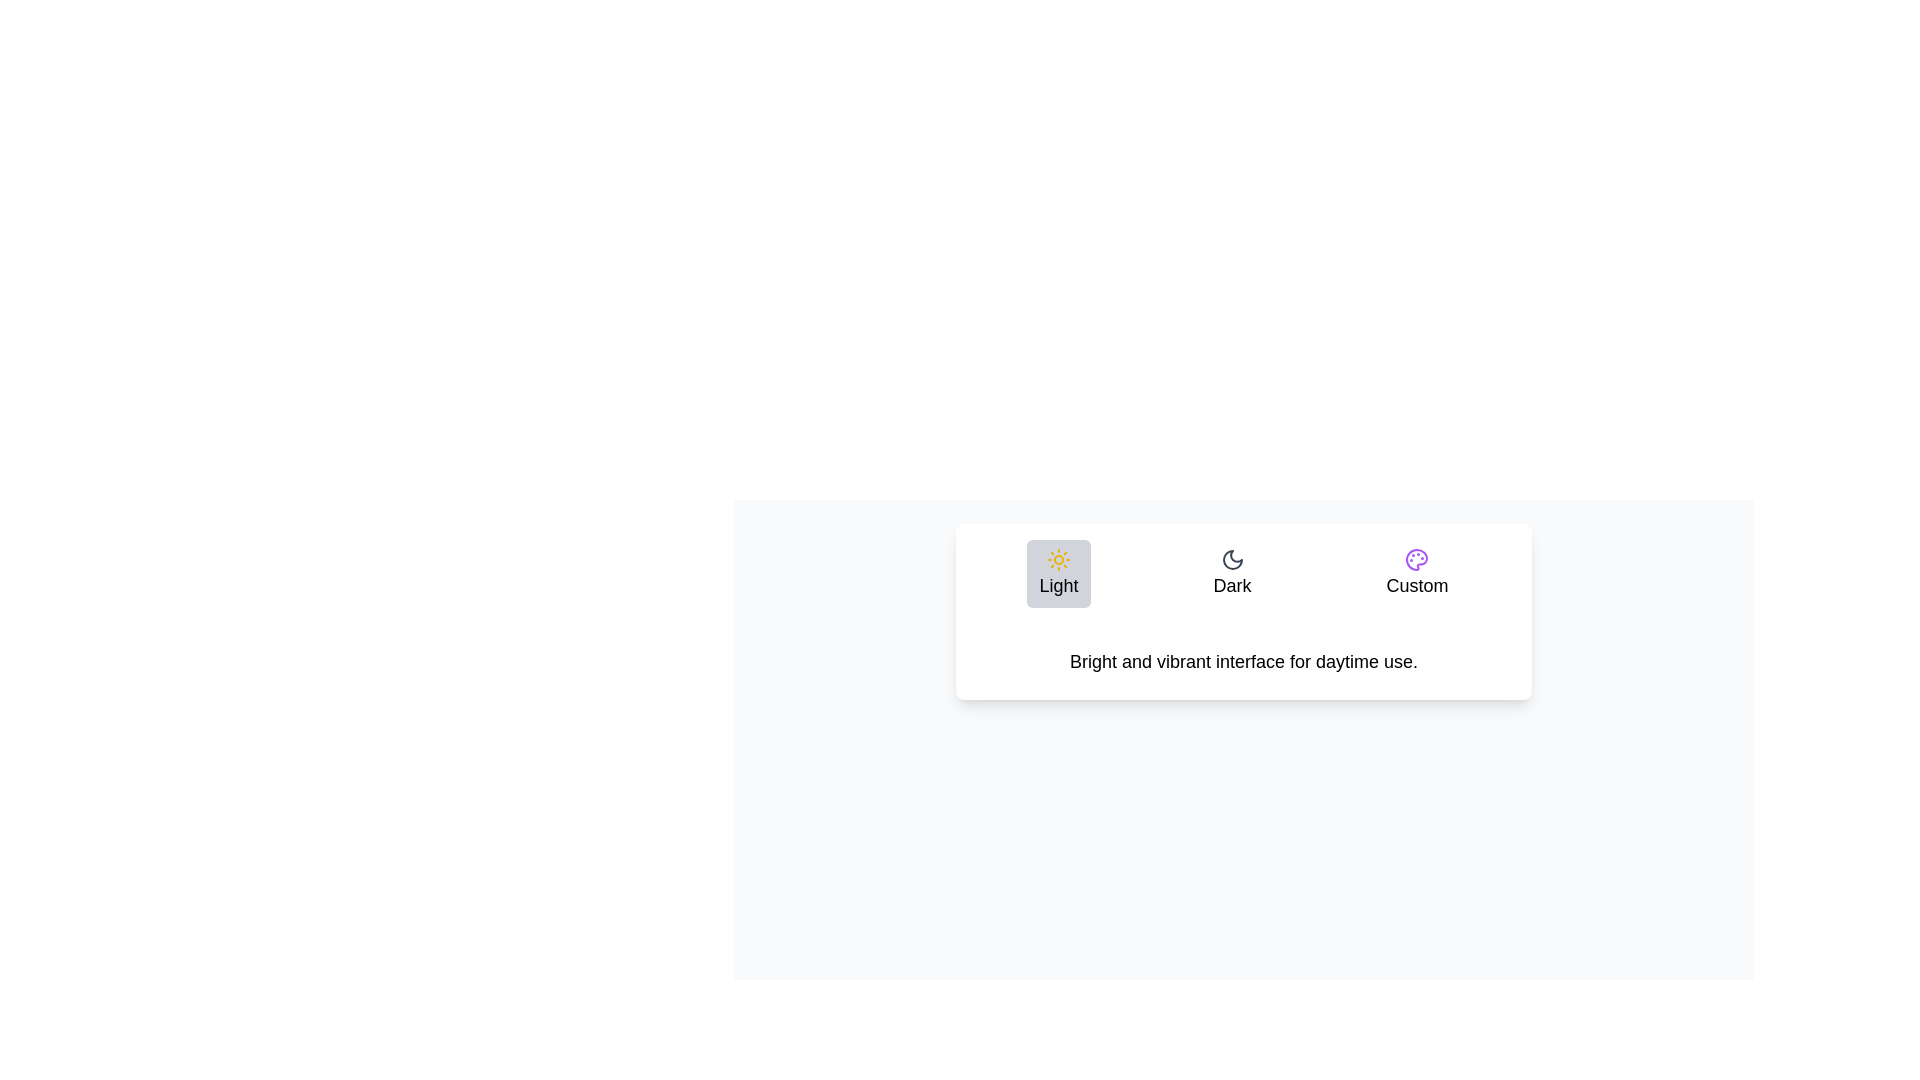  What do you see at coordinates (1415, 574) in the screenshot?
I see `the Custom tab to select it` at bounding box center [1415, 574].